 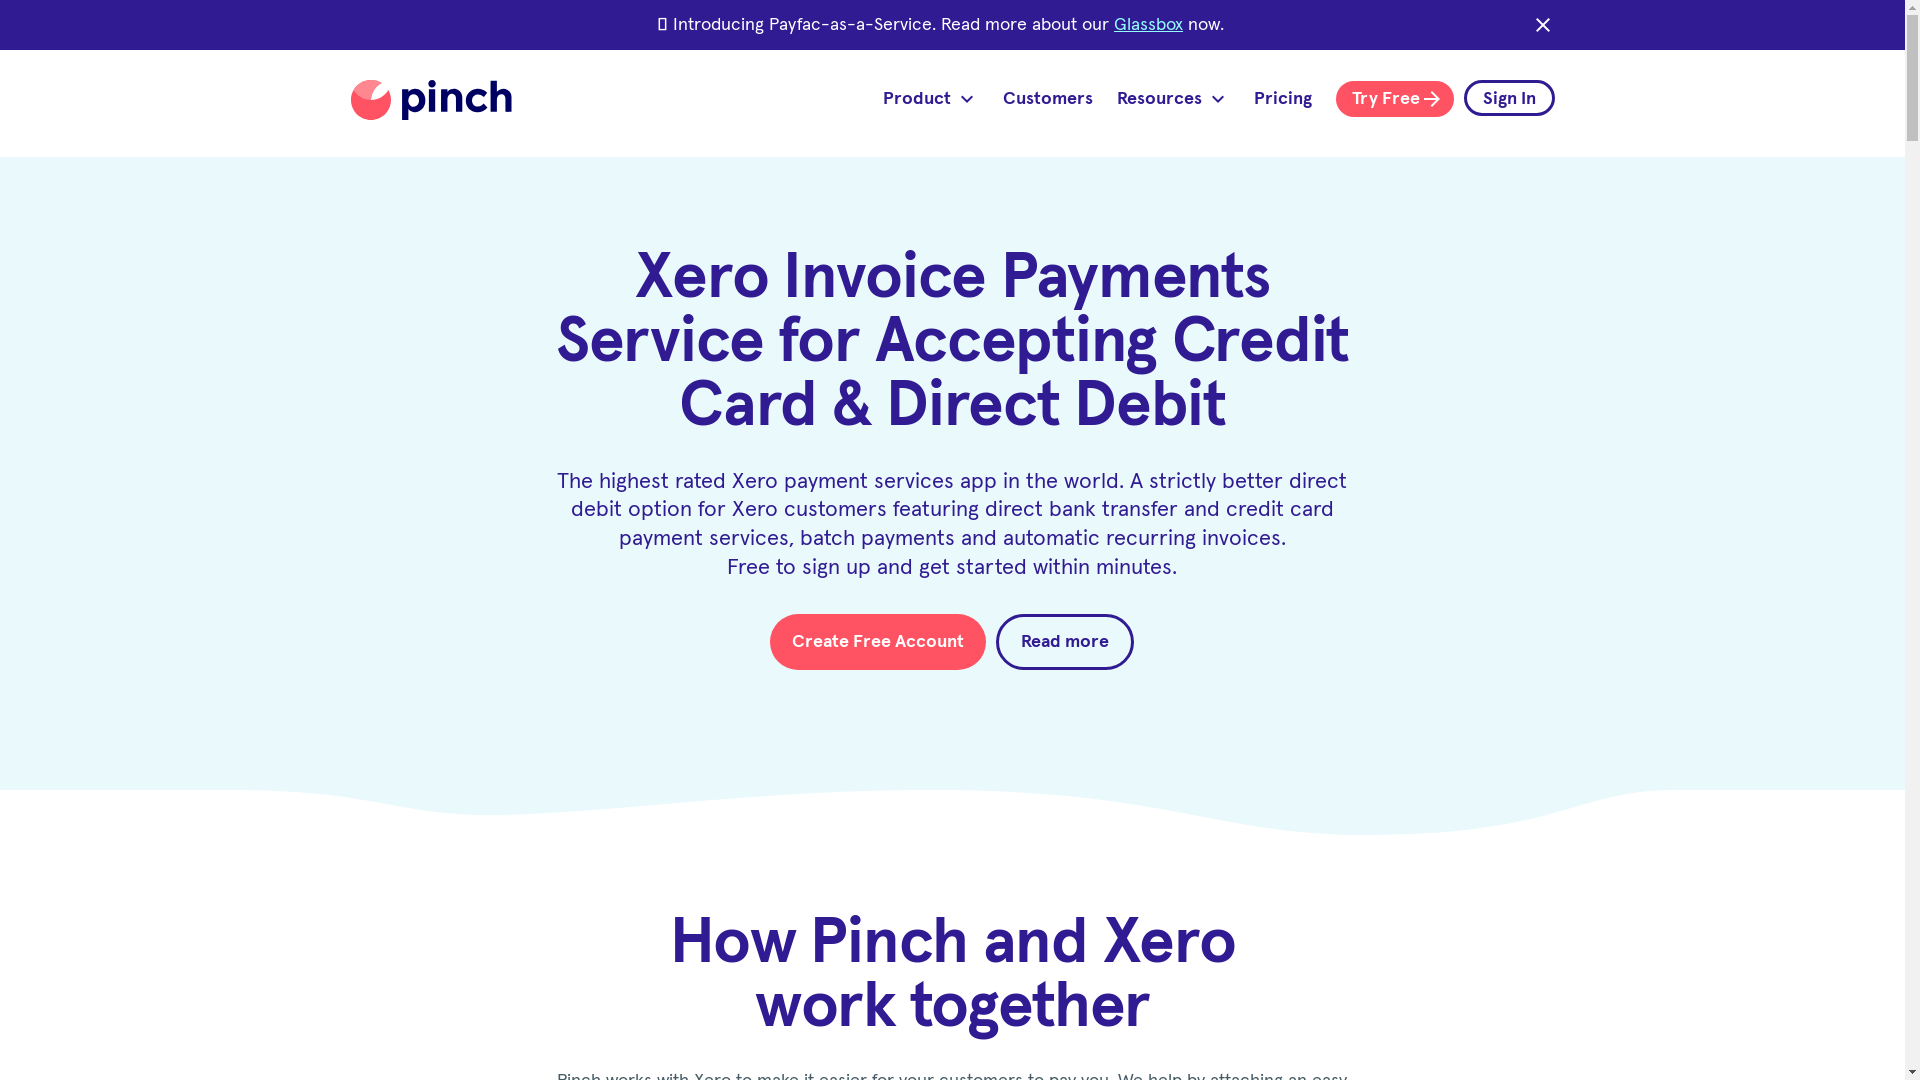 I want to click on 'Sign In', so click(x=1464, y=97).